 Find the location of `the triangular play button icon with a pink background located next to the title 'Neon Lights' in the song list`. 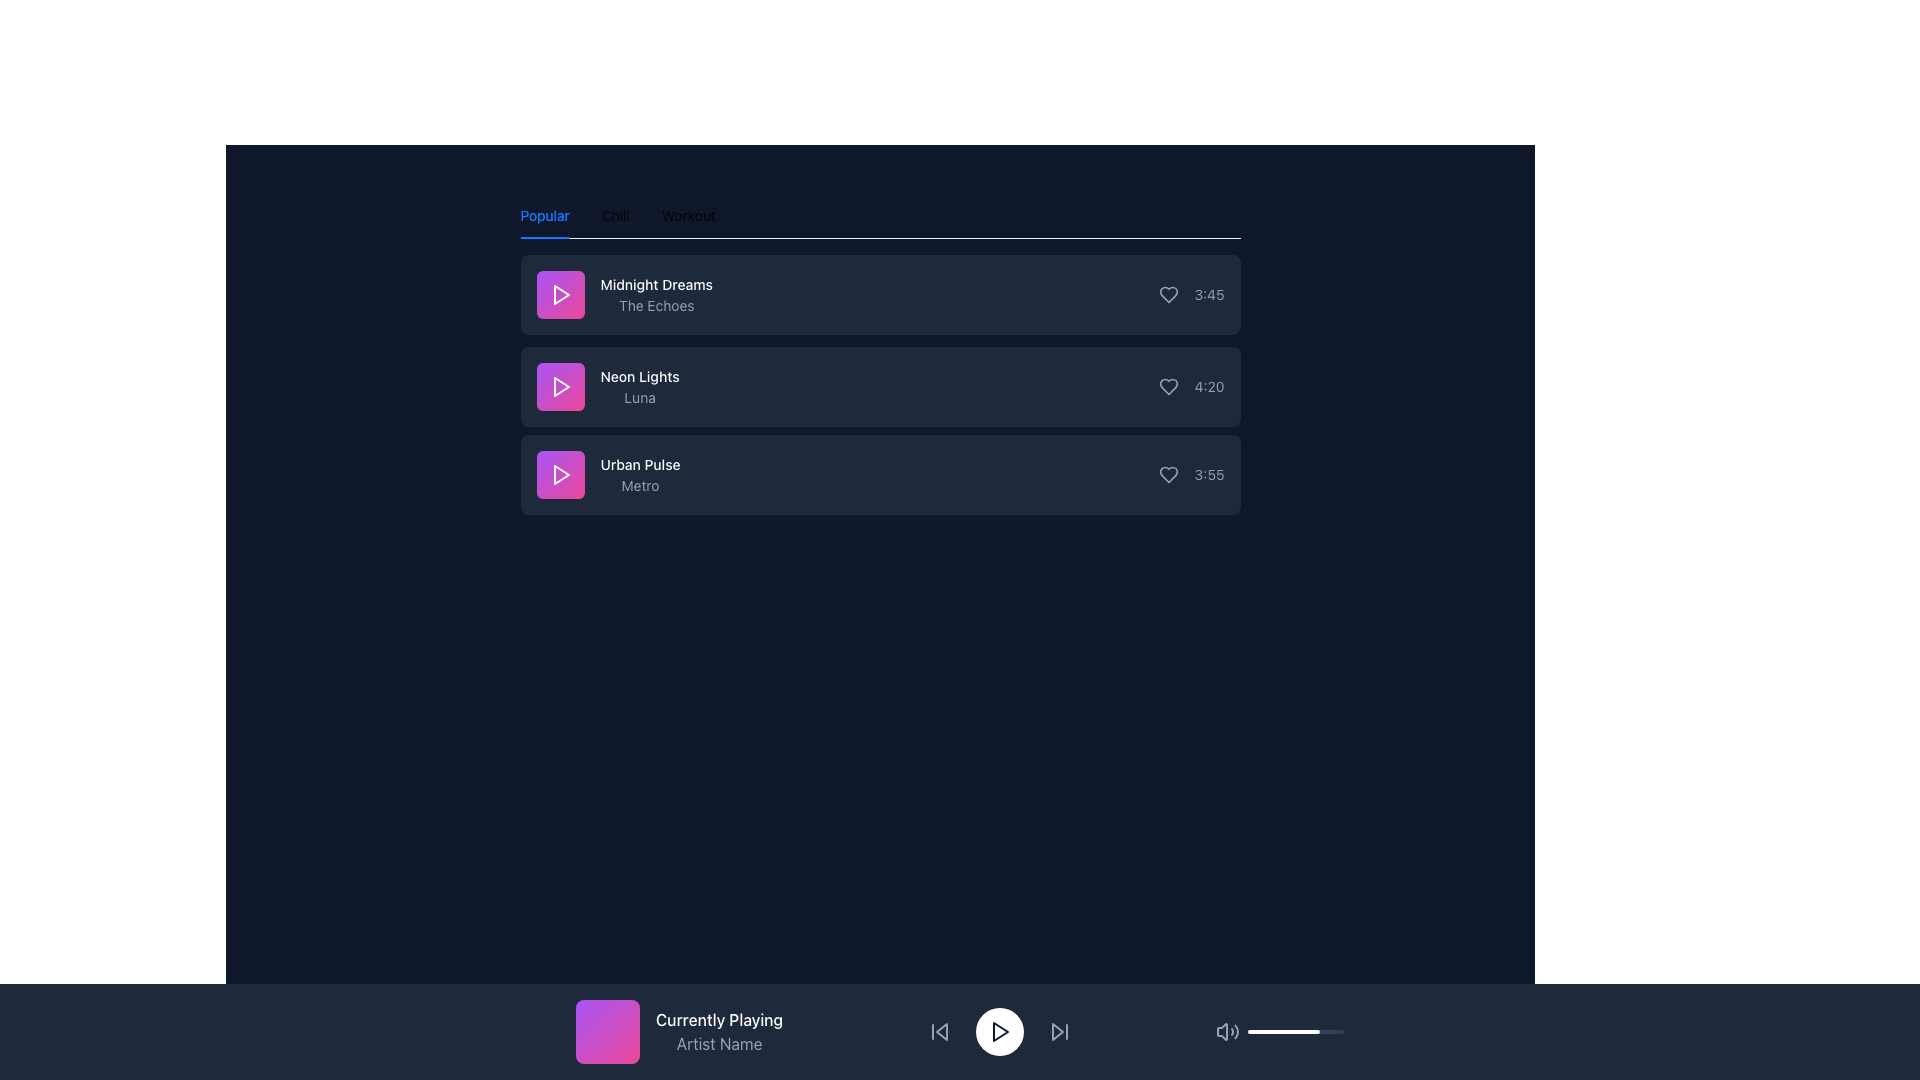

the triangular play button icon with a pink background located next to the title 'Neon Lights' in the song list is located at coordinates (560, 386).